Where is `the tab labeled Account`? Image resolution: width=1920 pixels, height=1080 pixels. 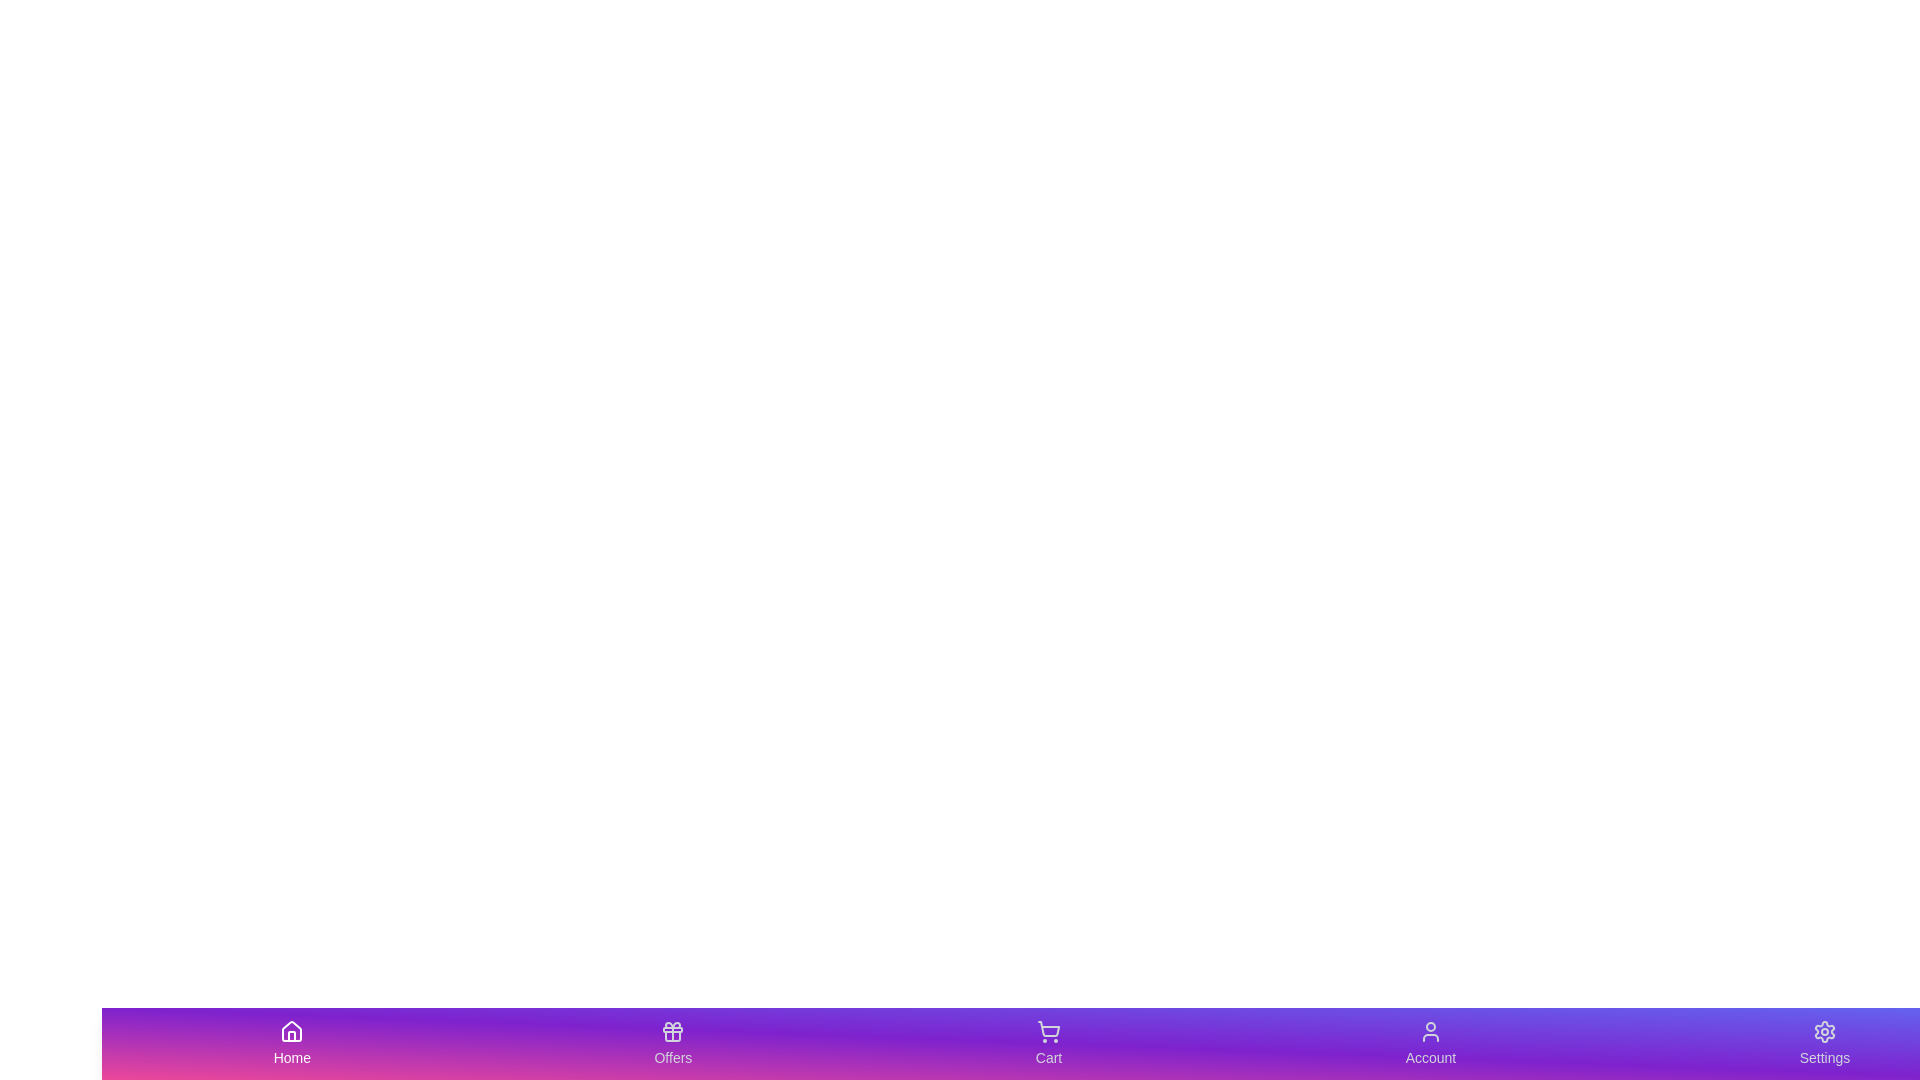 the tab labeled Account is located at coordinates (1429, 1043).